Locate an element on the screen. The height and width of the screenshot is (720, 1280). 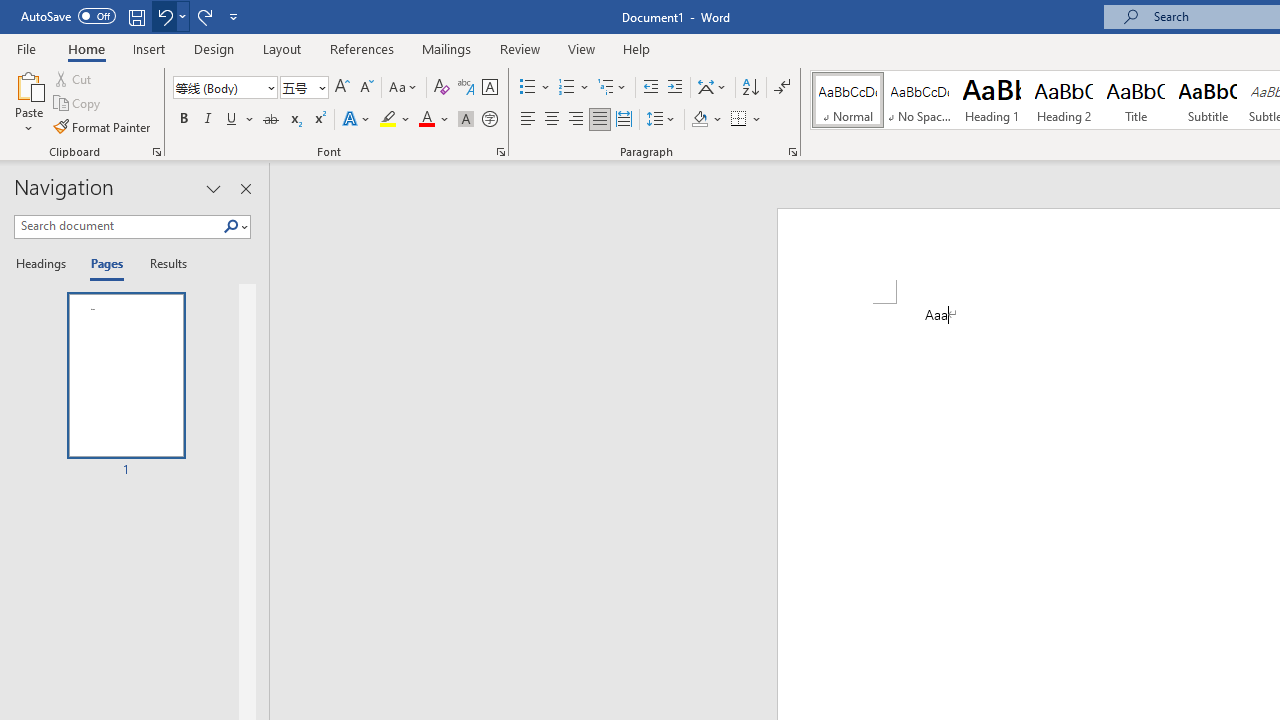
'Search' is located at coordinates (231, 226).